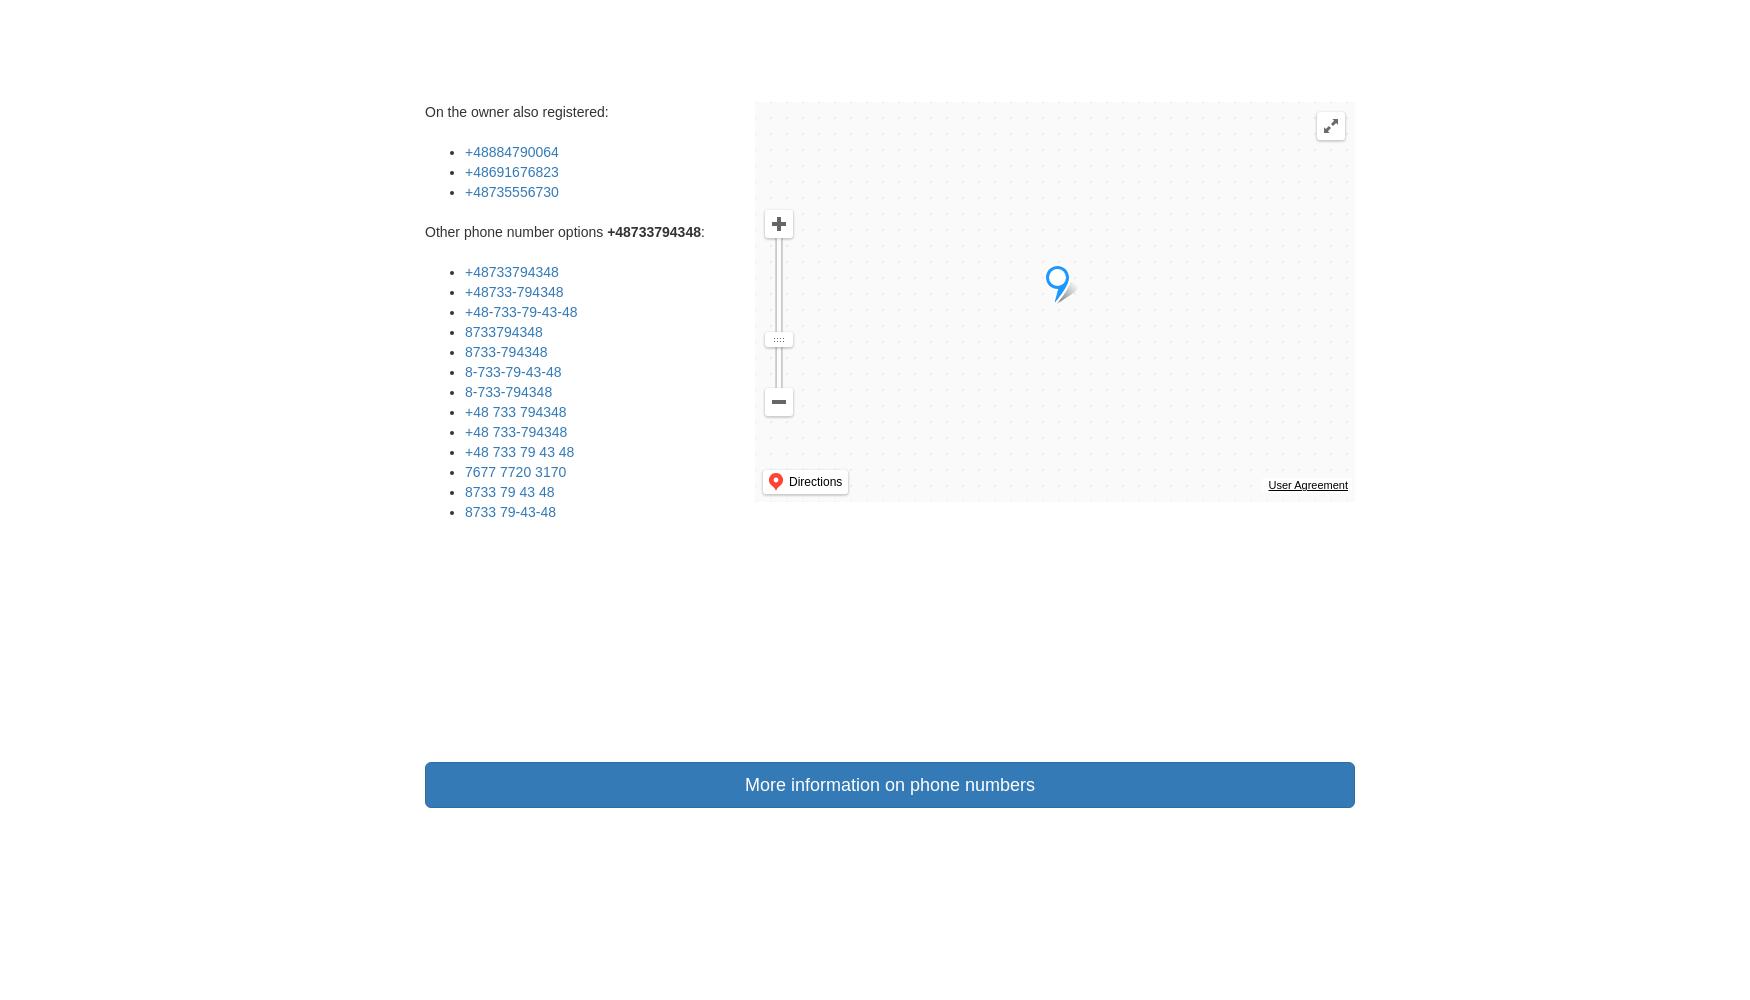  What do you see at coordinates (514, 412) in the screenshot?
I see `'+48 733 794348'` at bounding box center [514, 412].